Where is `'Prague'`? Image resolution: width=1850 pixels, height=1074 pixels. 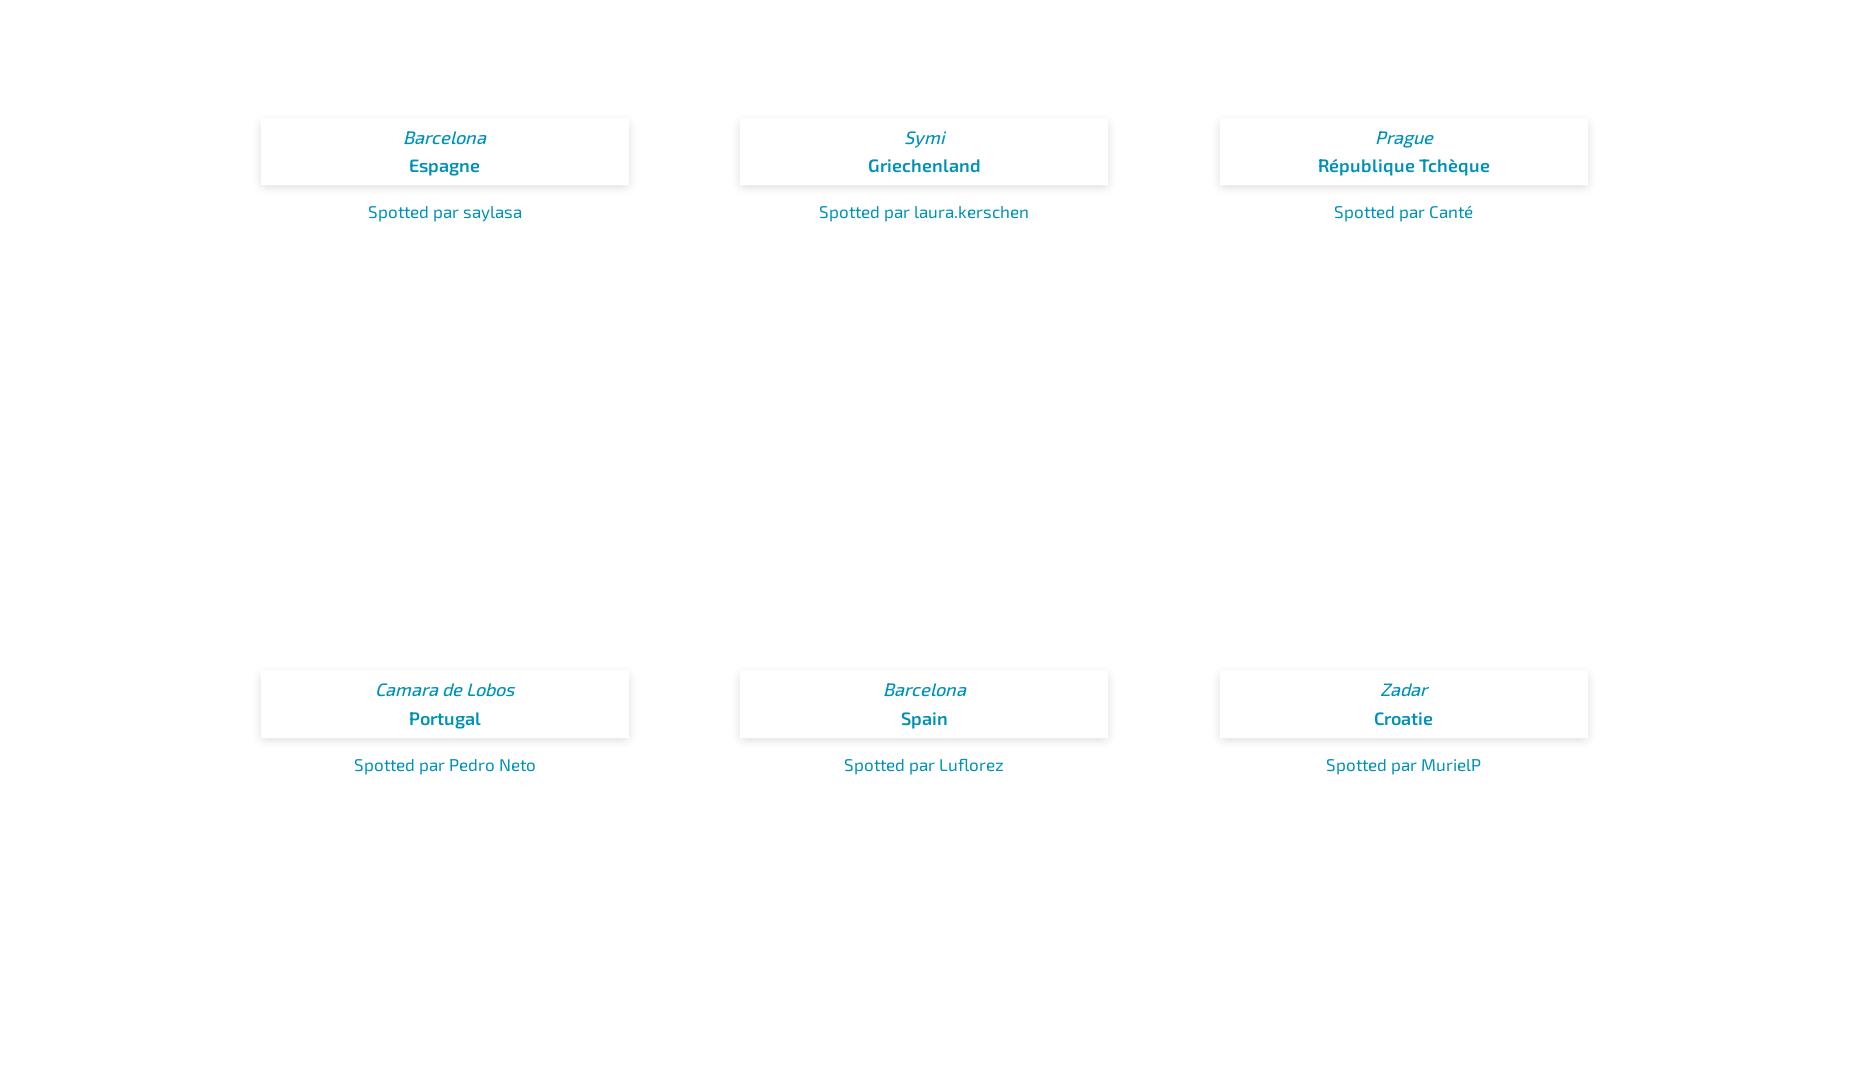
'Prague' is located at coordinates (1403, 134).